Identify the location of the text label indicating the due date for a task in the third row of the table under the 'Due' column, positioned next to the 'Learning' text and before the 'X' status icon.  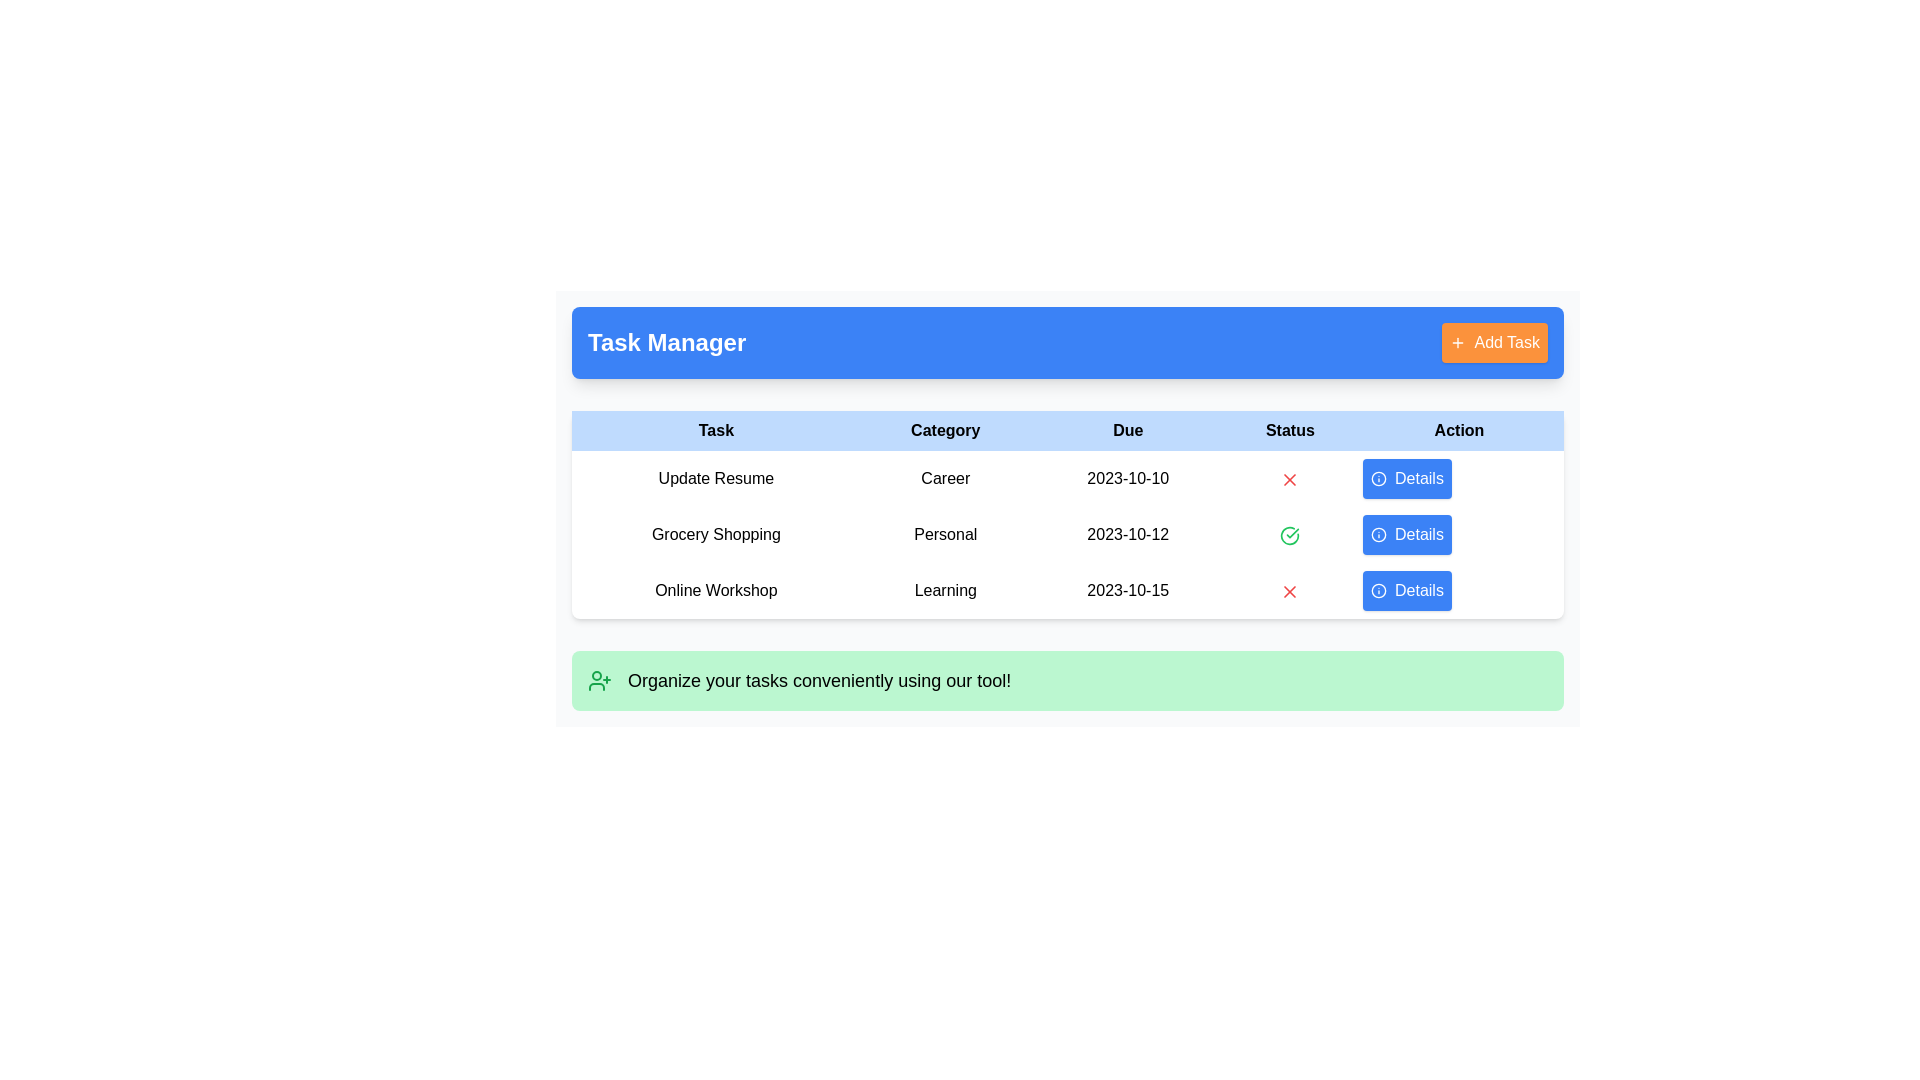
(1128, 589).